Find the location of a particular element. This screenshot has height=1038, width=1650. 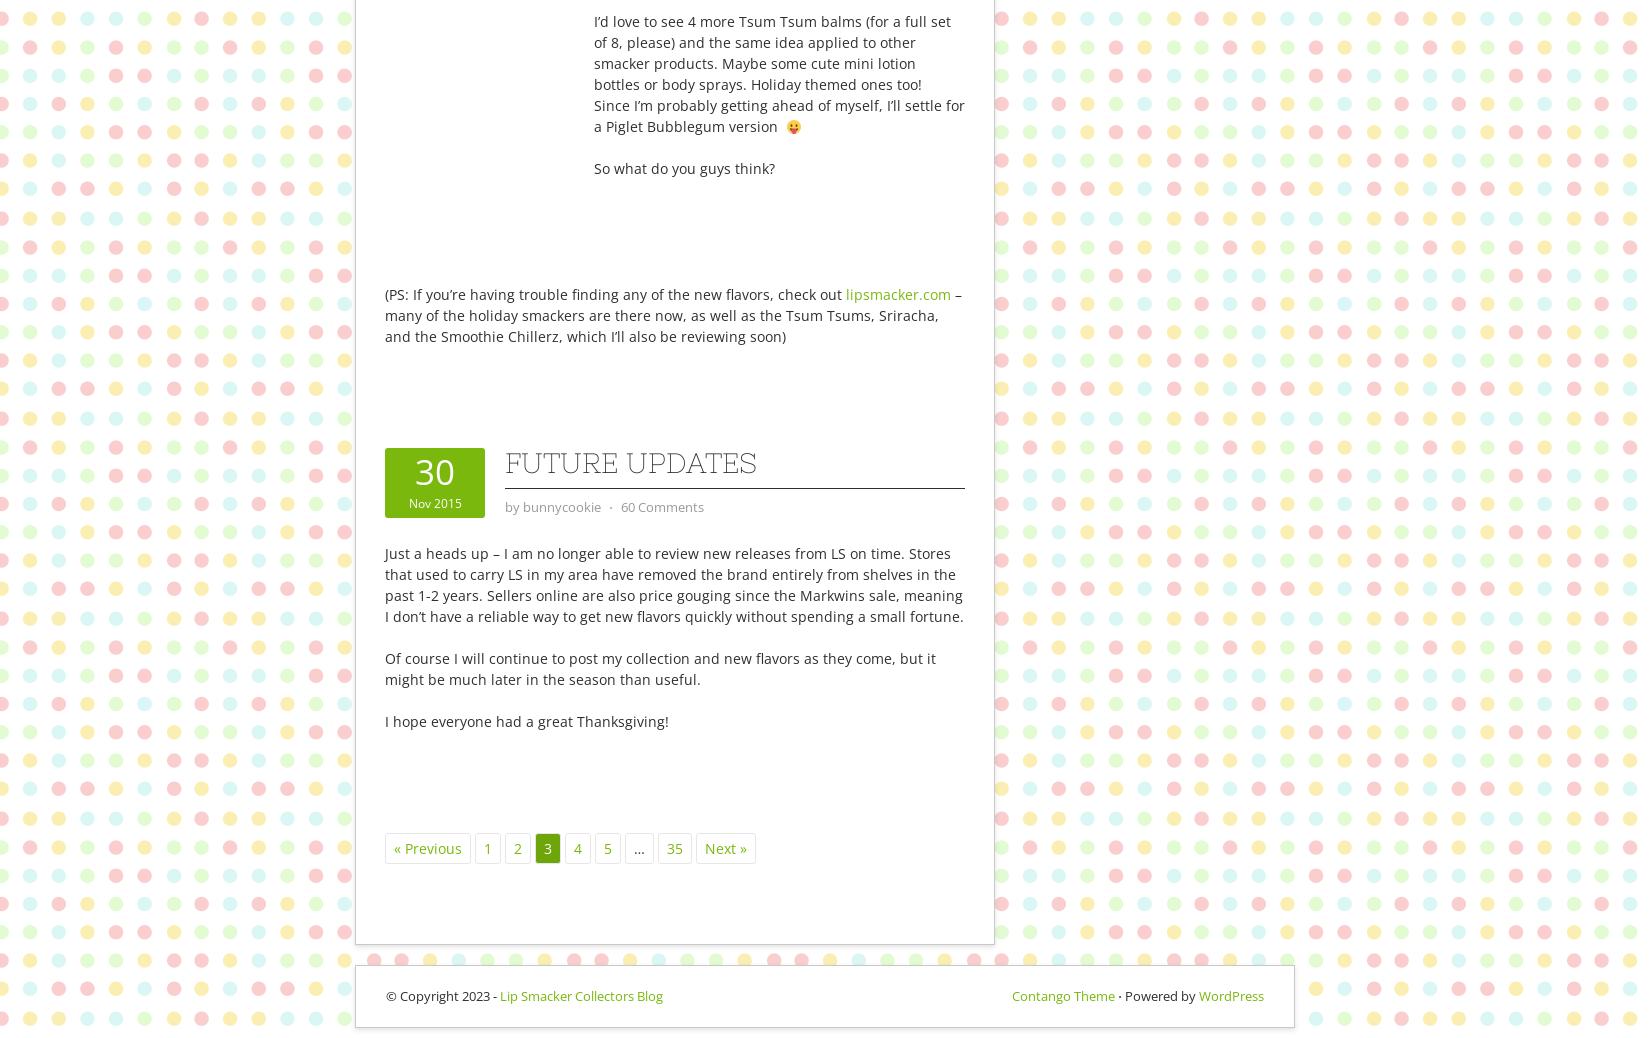

'© Copyright 2023 -' is located at coordinates (442, 995).